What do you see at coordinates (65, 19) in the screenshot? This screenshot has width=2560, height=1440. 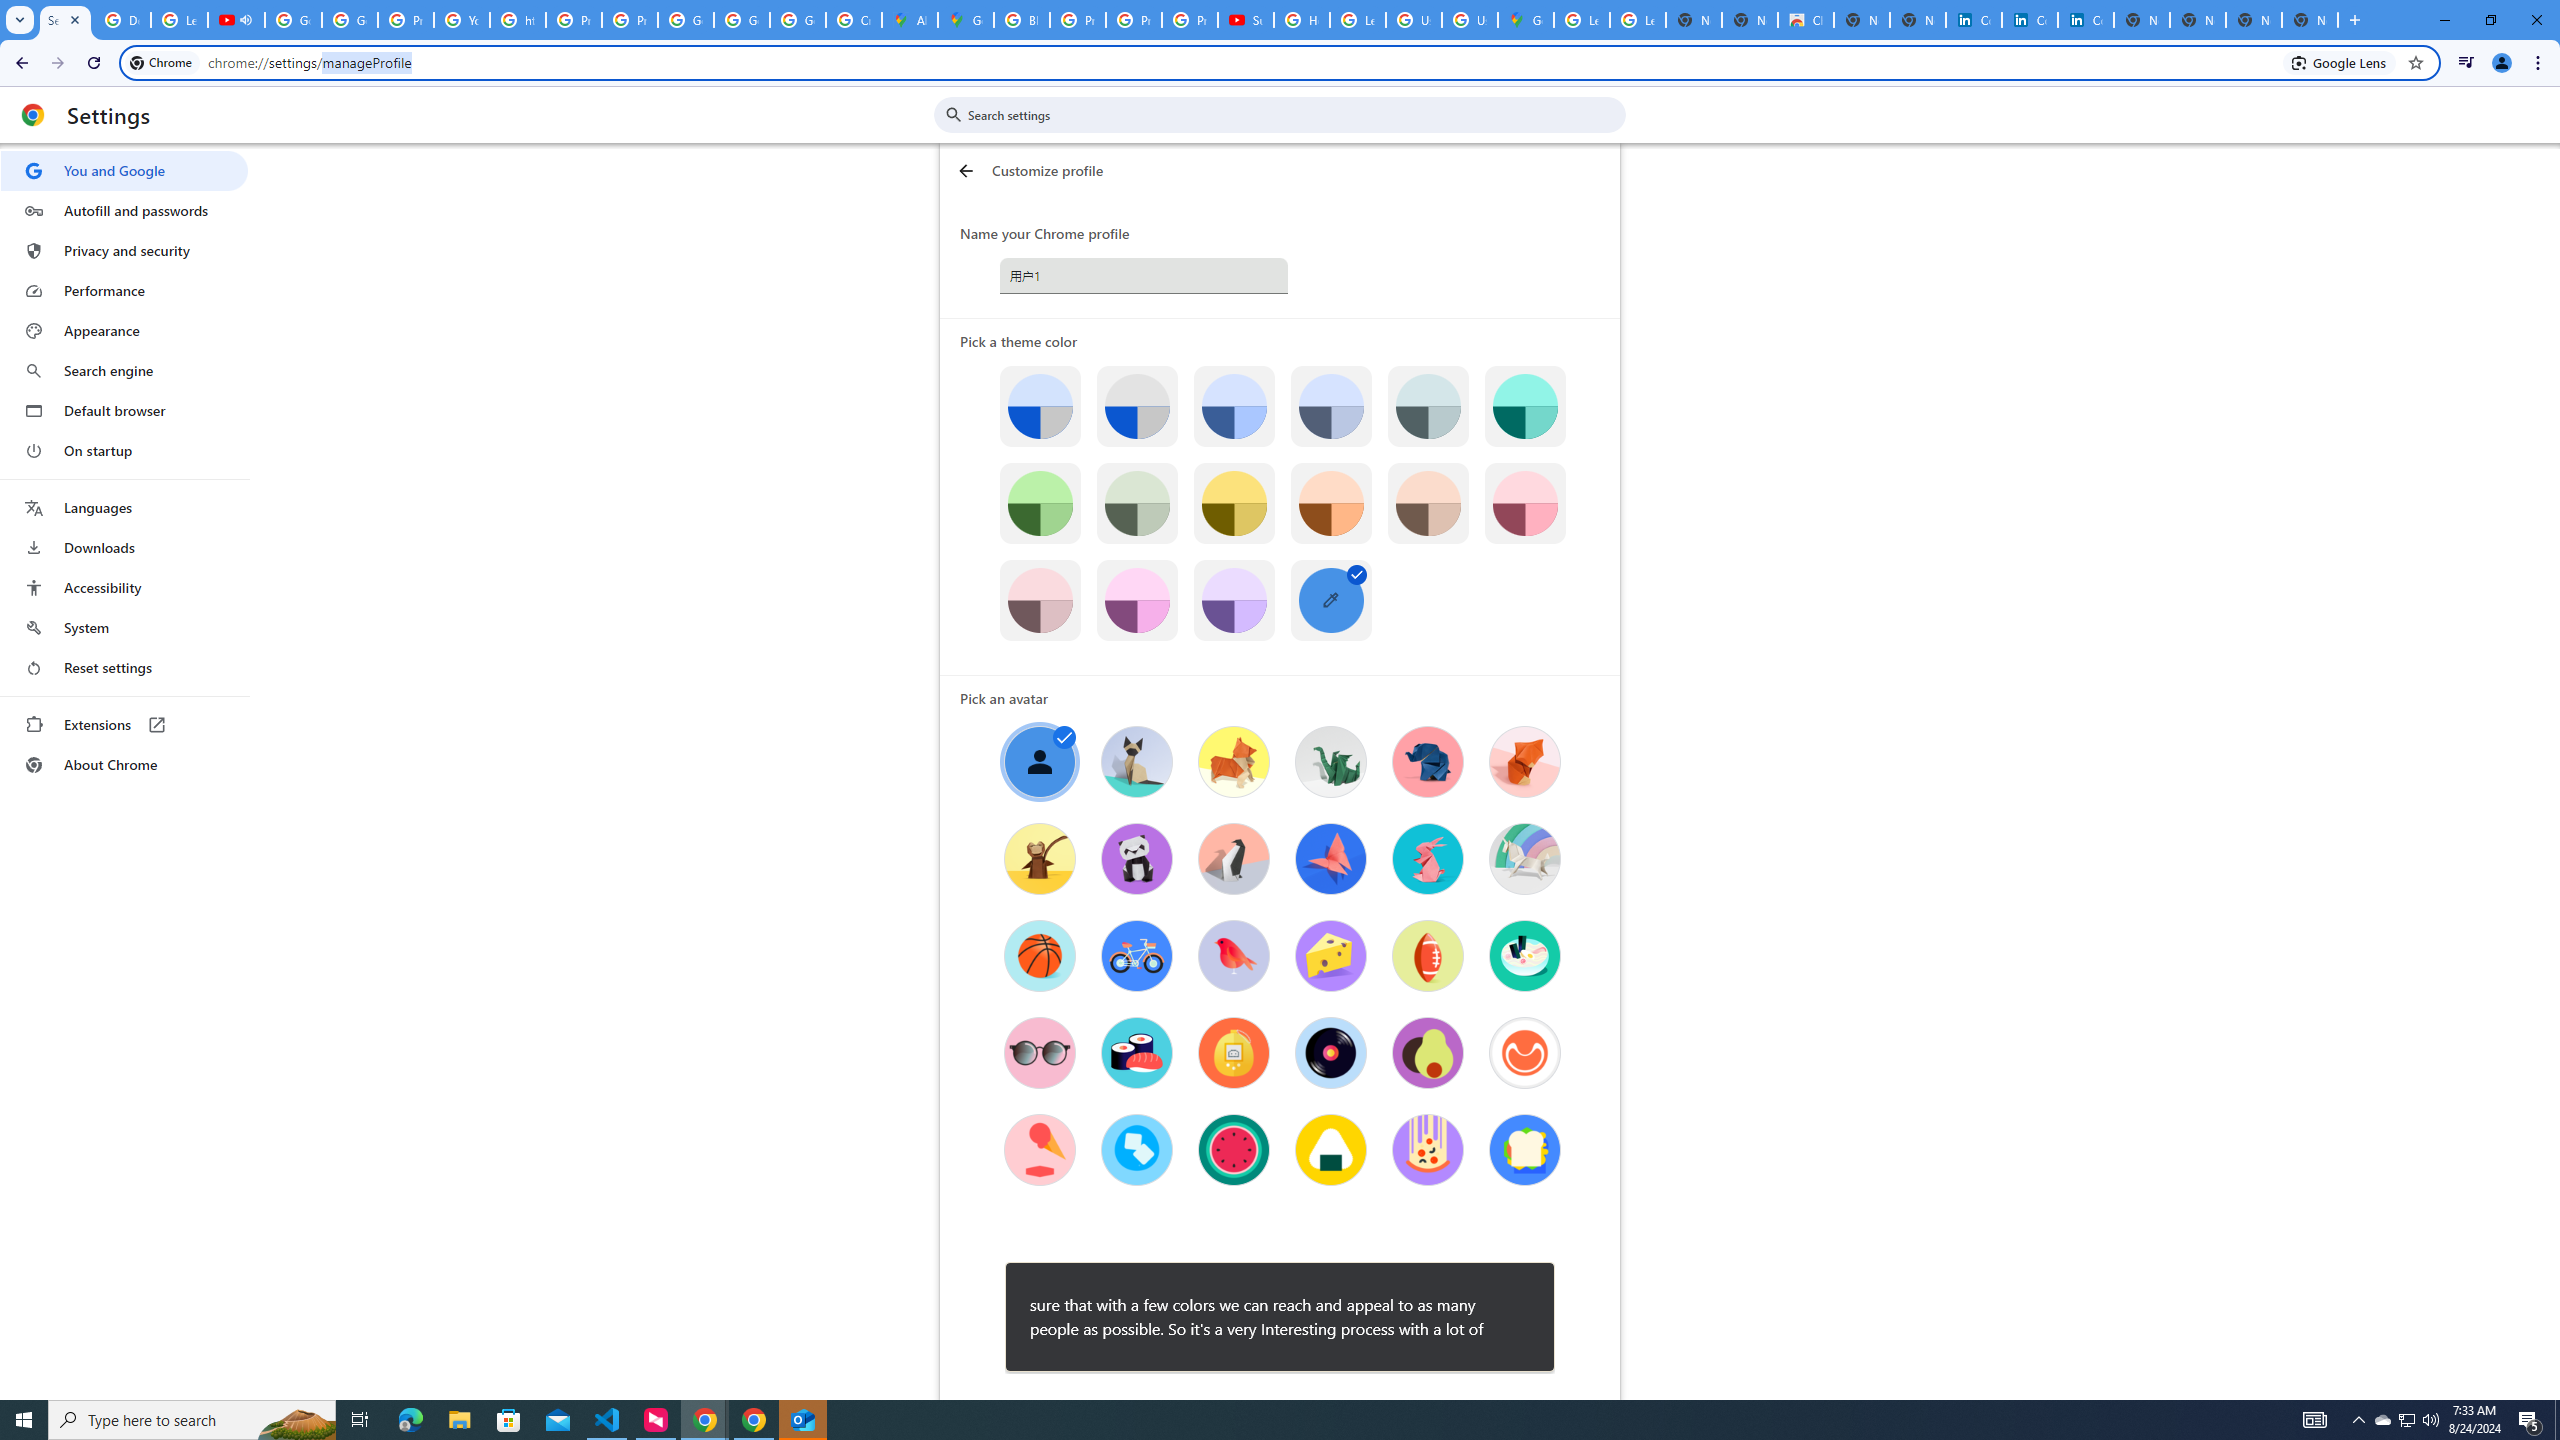 I see `'Settings - Customize profile'` at bounding box center [65, 19].